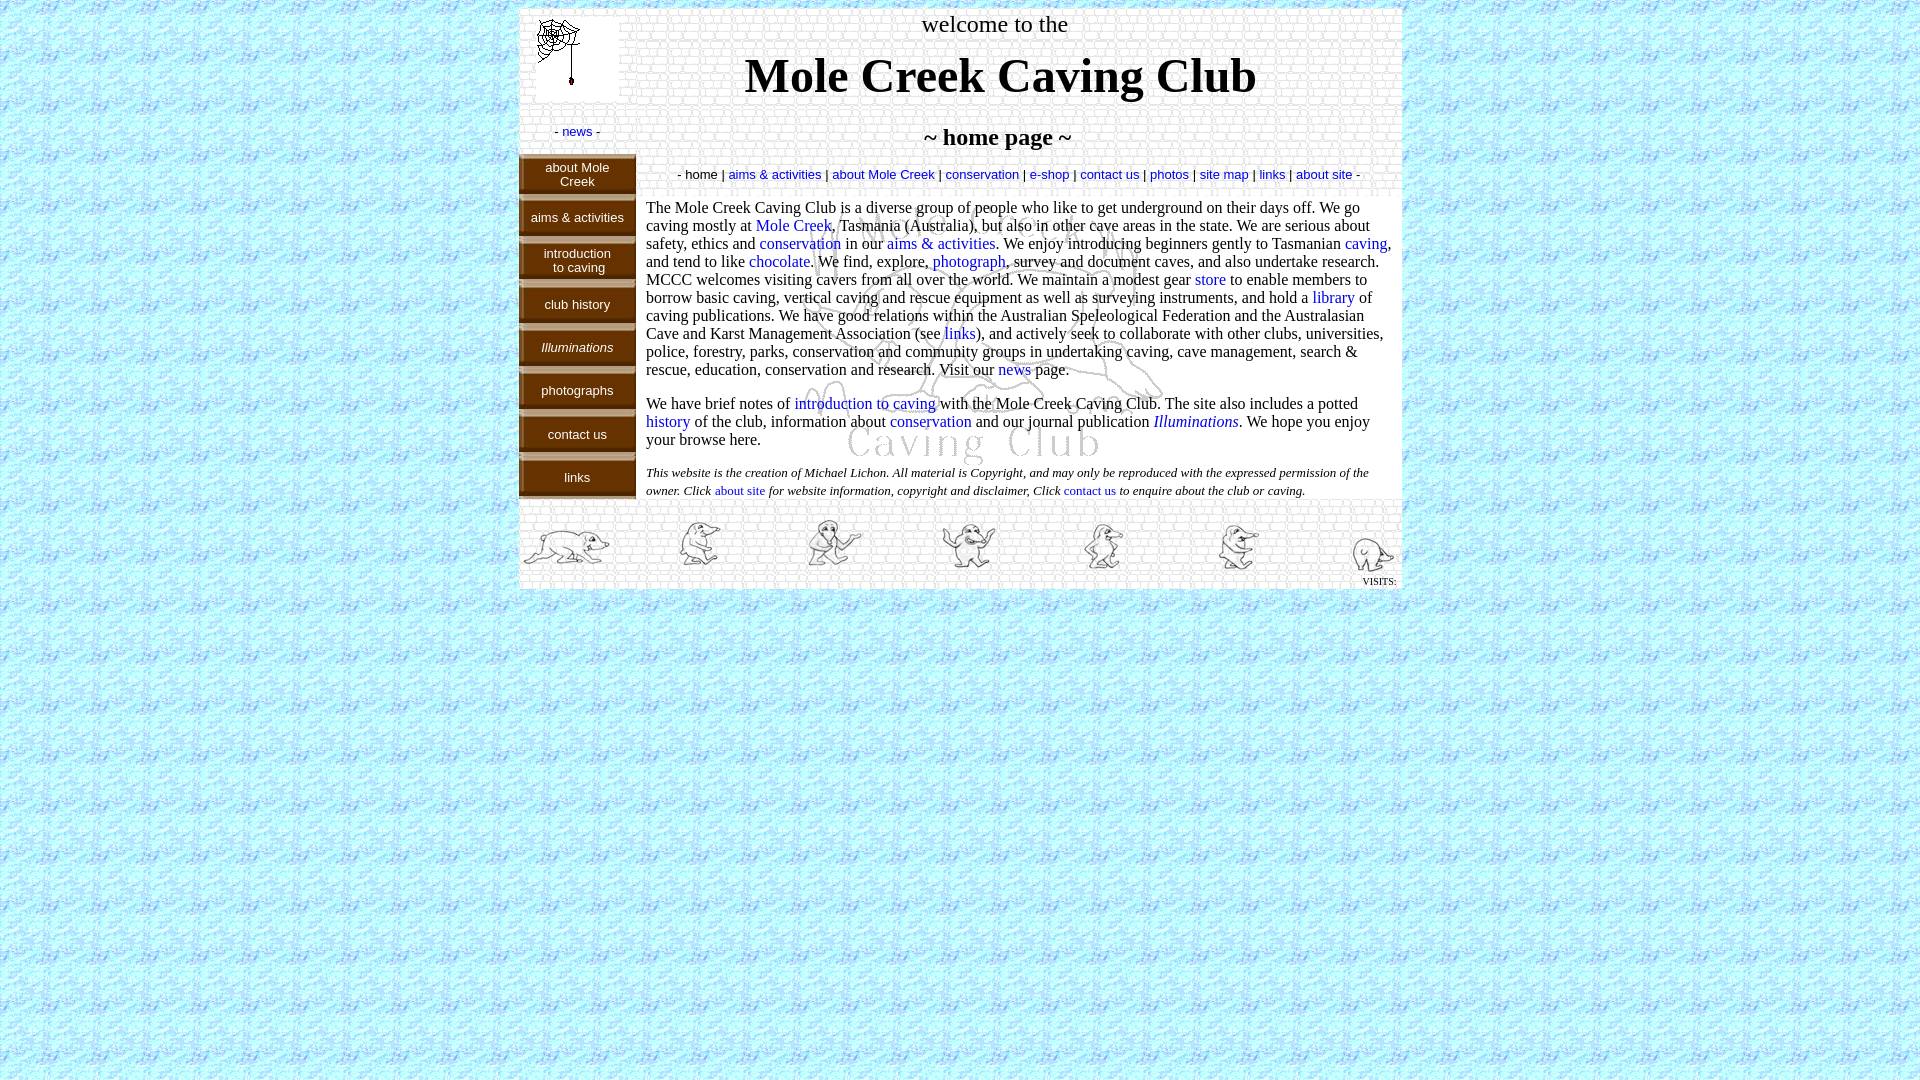 This screenshot has height=1080, width=1920. Describe the element at coordinates (1271, 172) in the screenshot. I see `'links'` at that location.